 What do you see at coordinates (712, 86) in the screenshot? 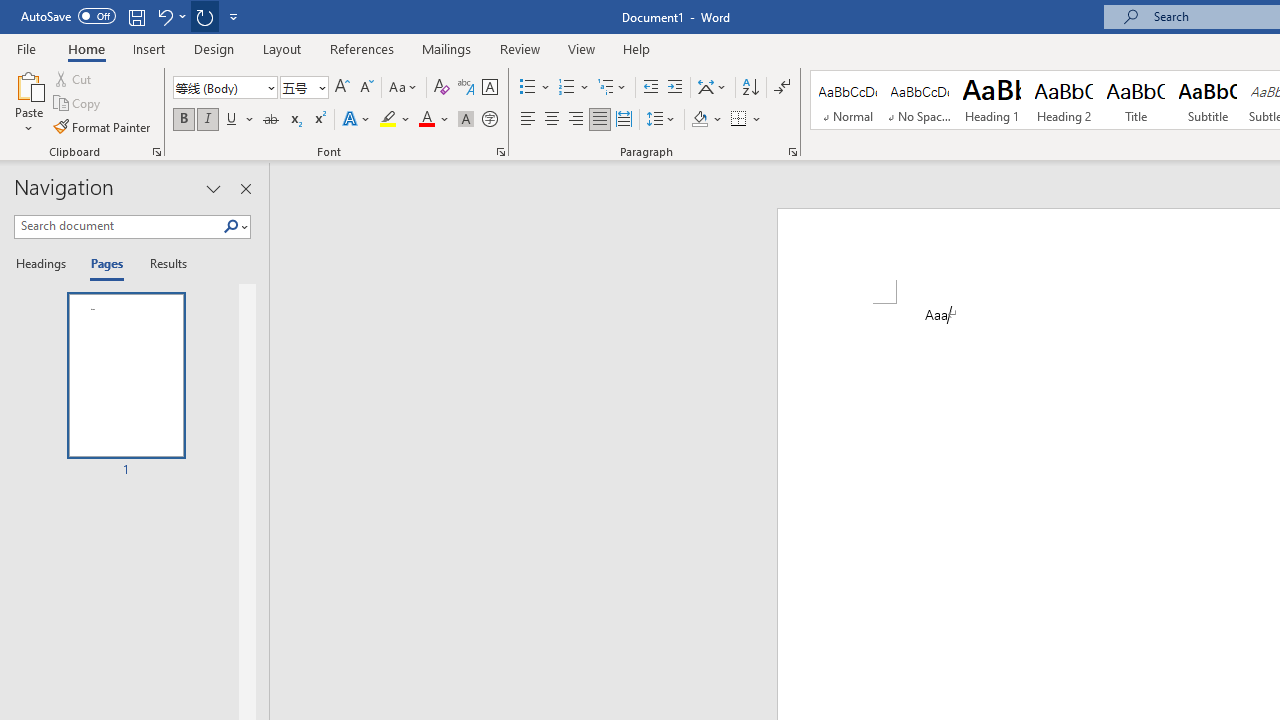
I see `'Asian Layout'` at bounding box center [712, 86].